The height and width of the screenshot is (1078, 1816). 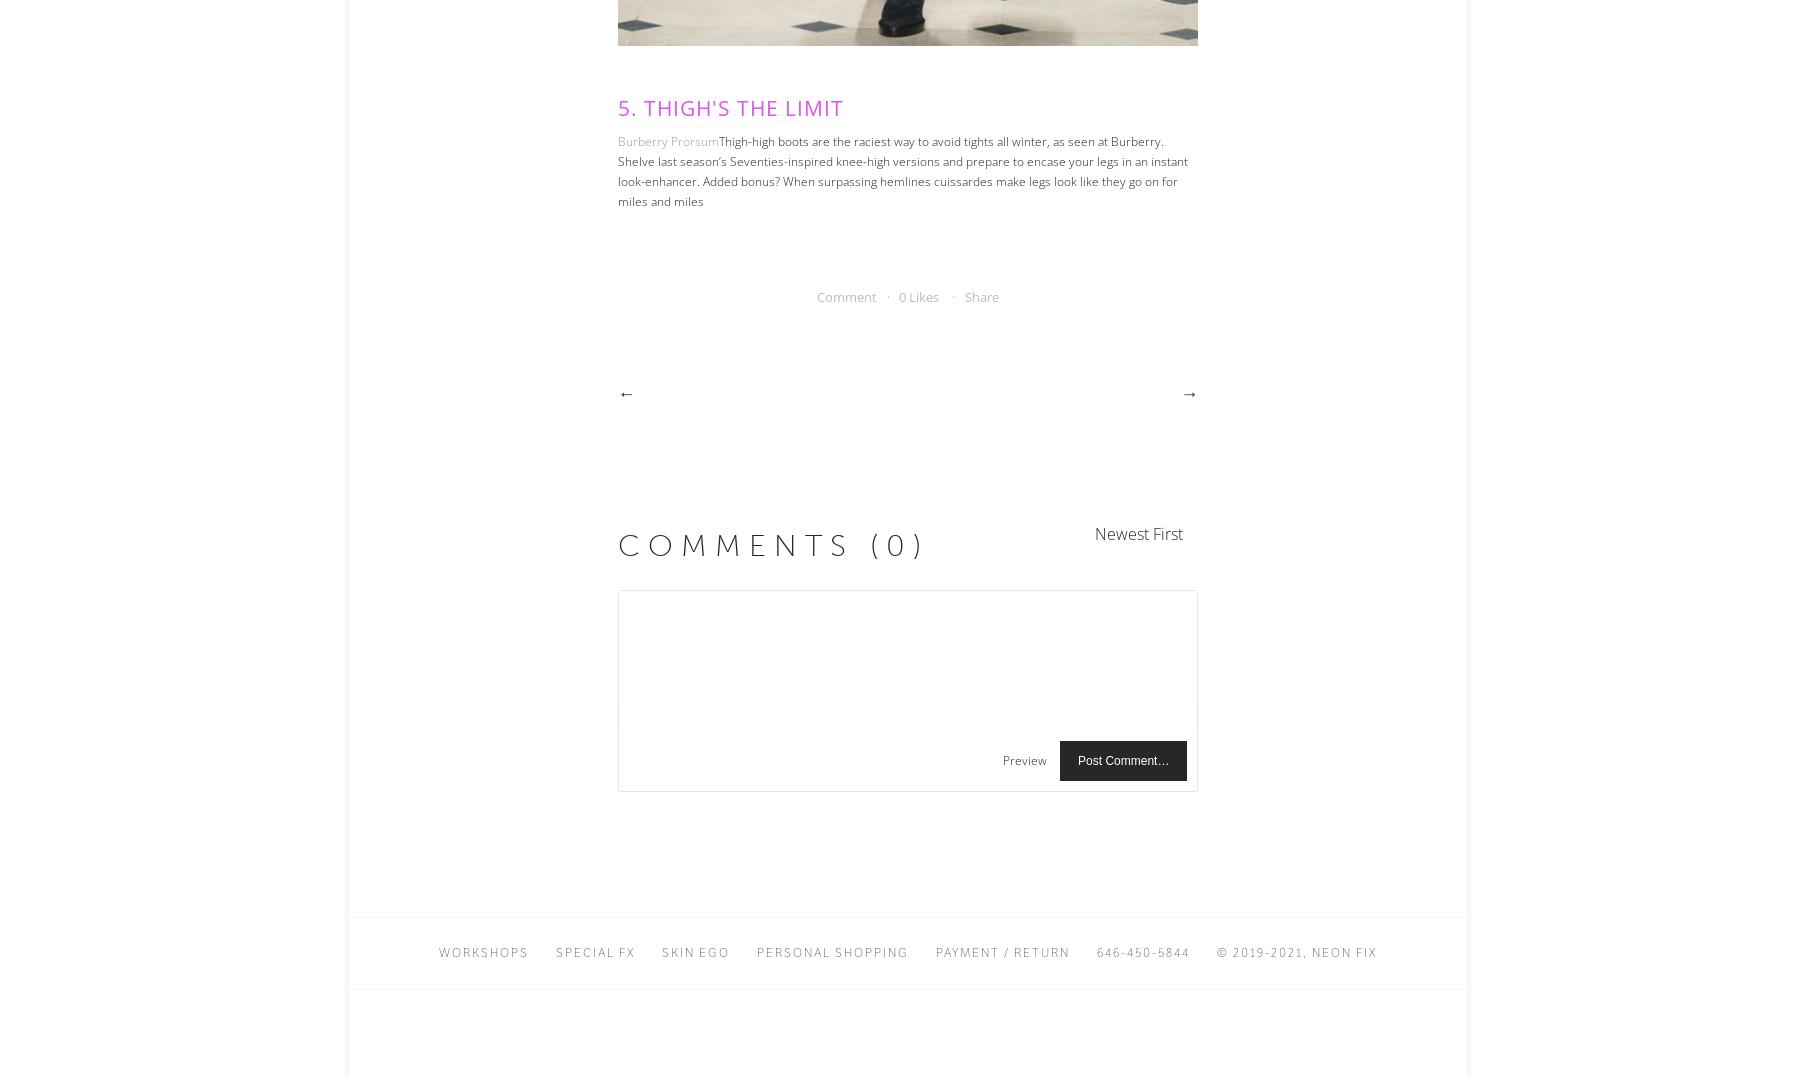 What do you see at coordinates (667, 140) in the screenshot?
I see `'Burberry Prorsum'` at bounding box center [667, 140].